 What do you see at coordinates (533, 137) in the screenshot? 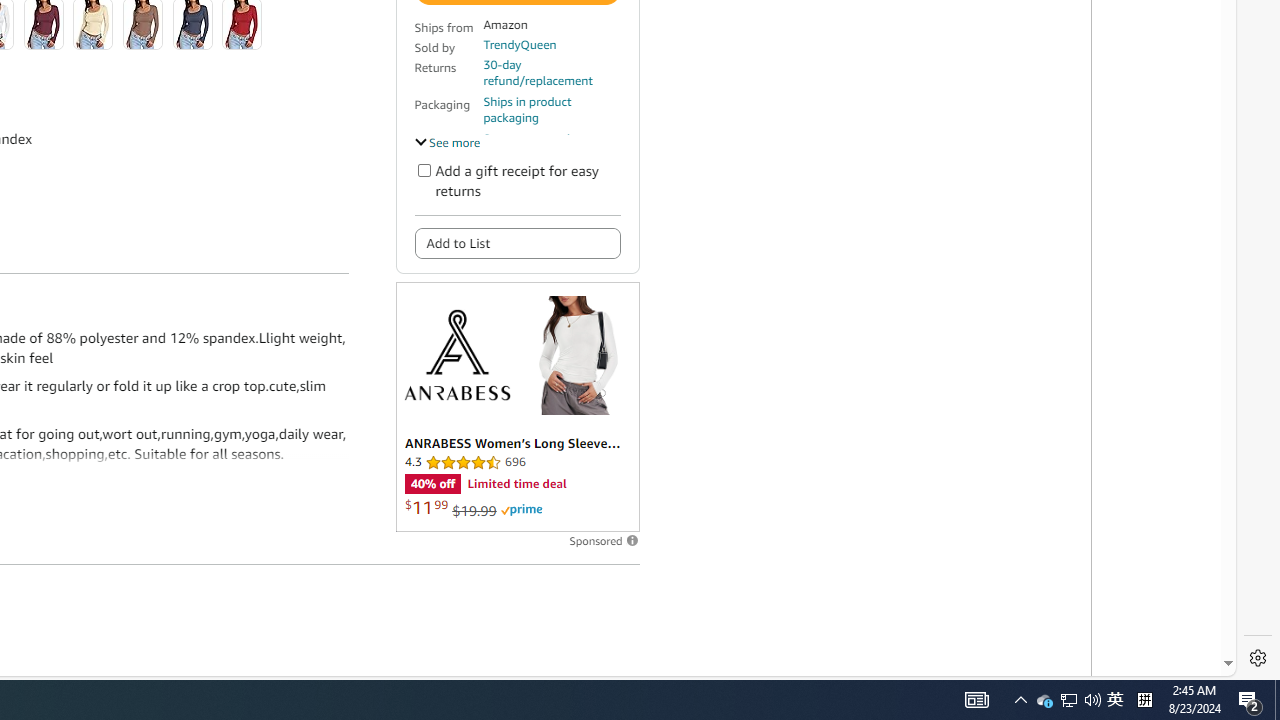
I see `'Secure transaction'` at bounding box center [533, 137].